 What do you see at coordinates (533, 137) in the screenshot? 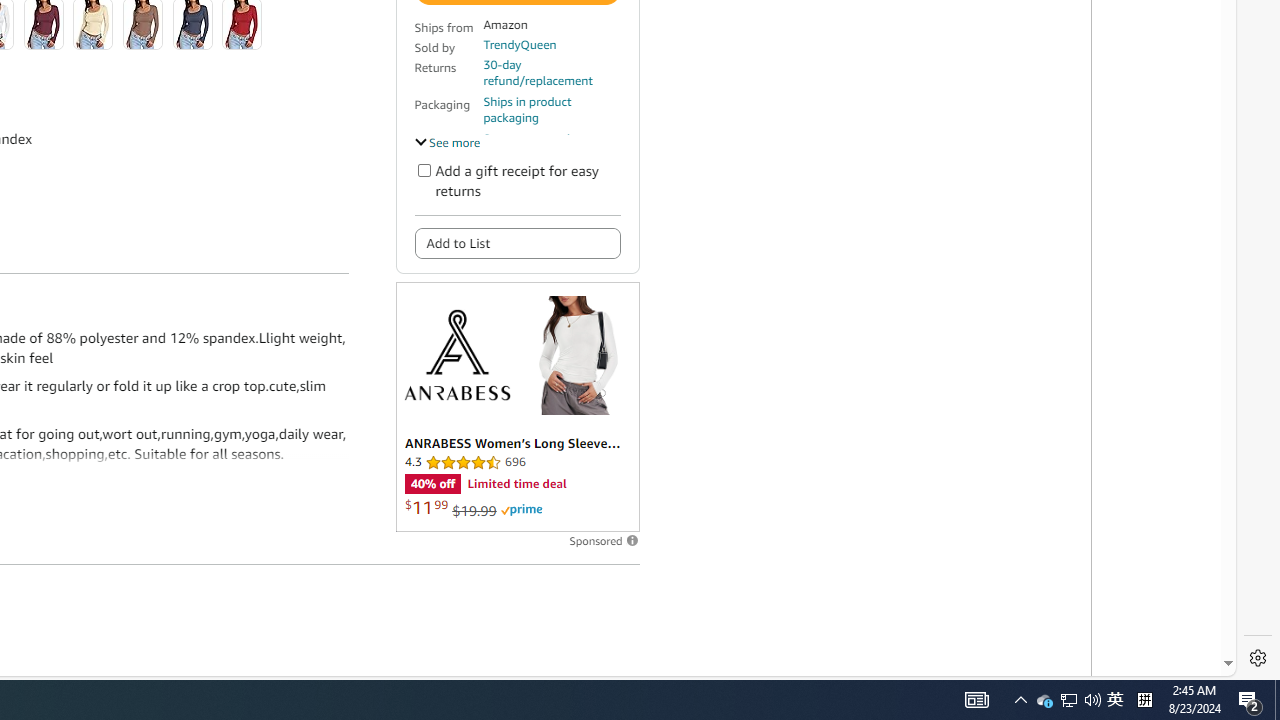
I see `'Secure transaction'` at bounding box center [533, 137].